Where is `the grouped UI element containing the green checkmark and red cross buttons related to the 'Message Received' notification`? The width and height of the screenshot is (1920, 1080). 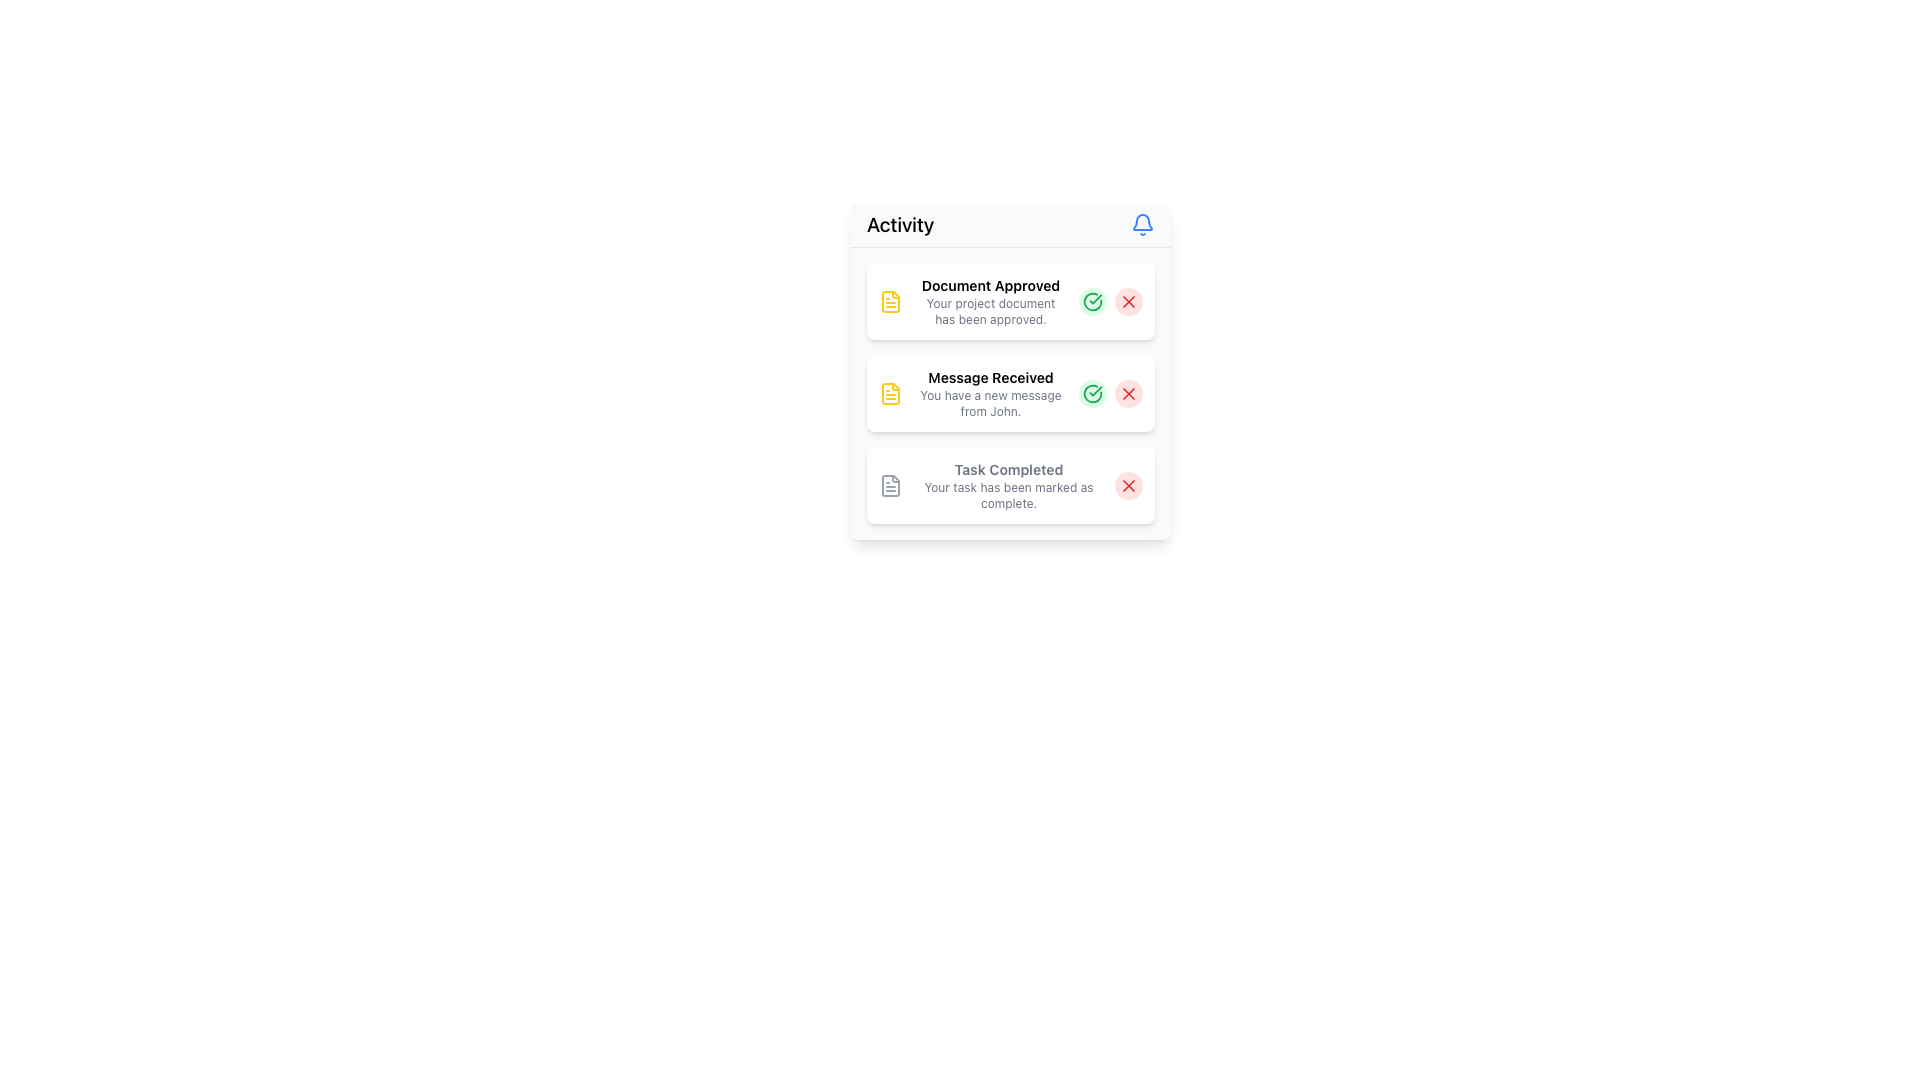
the grouped UI element containing the green checkmark and red cross buttons related to the 'Message Received' notification is located at coordinates (1109, 393).